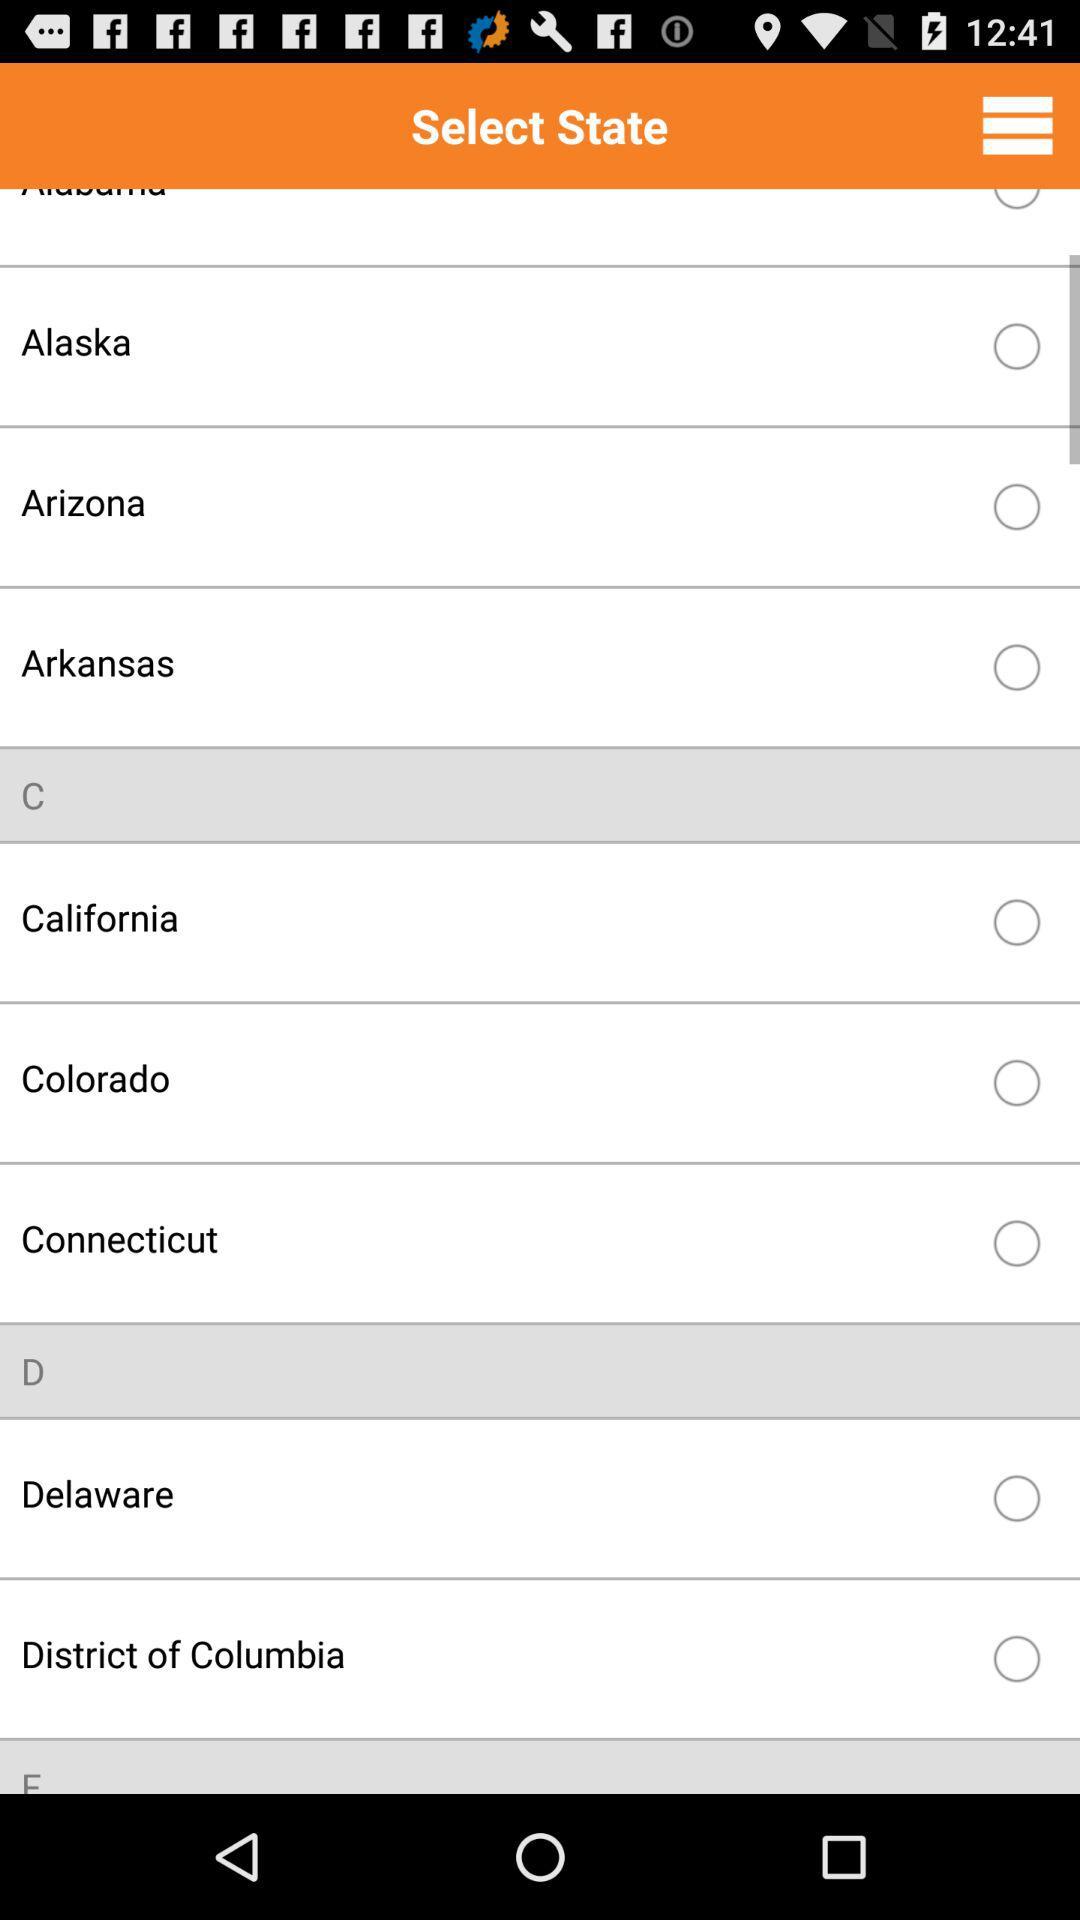 The width and height of the screenshot is (1080, 1920). What do you see at coordinates (496, 341) in the screenshot?
I see `item above arizona icon` at bounding box center [496, 341].